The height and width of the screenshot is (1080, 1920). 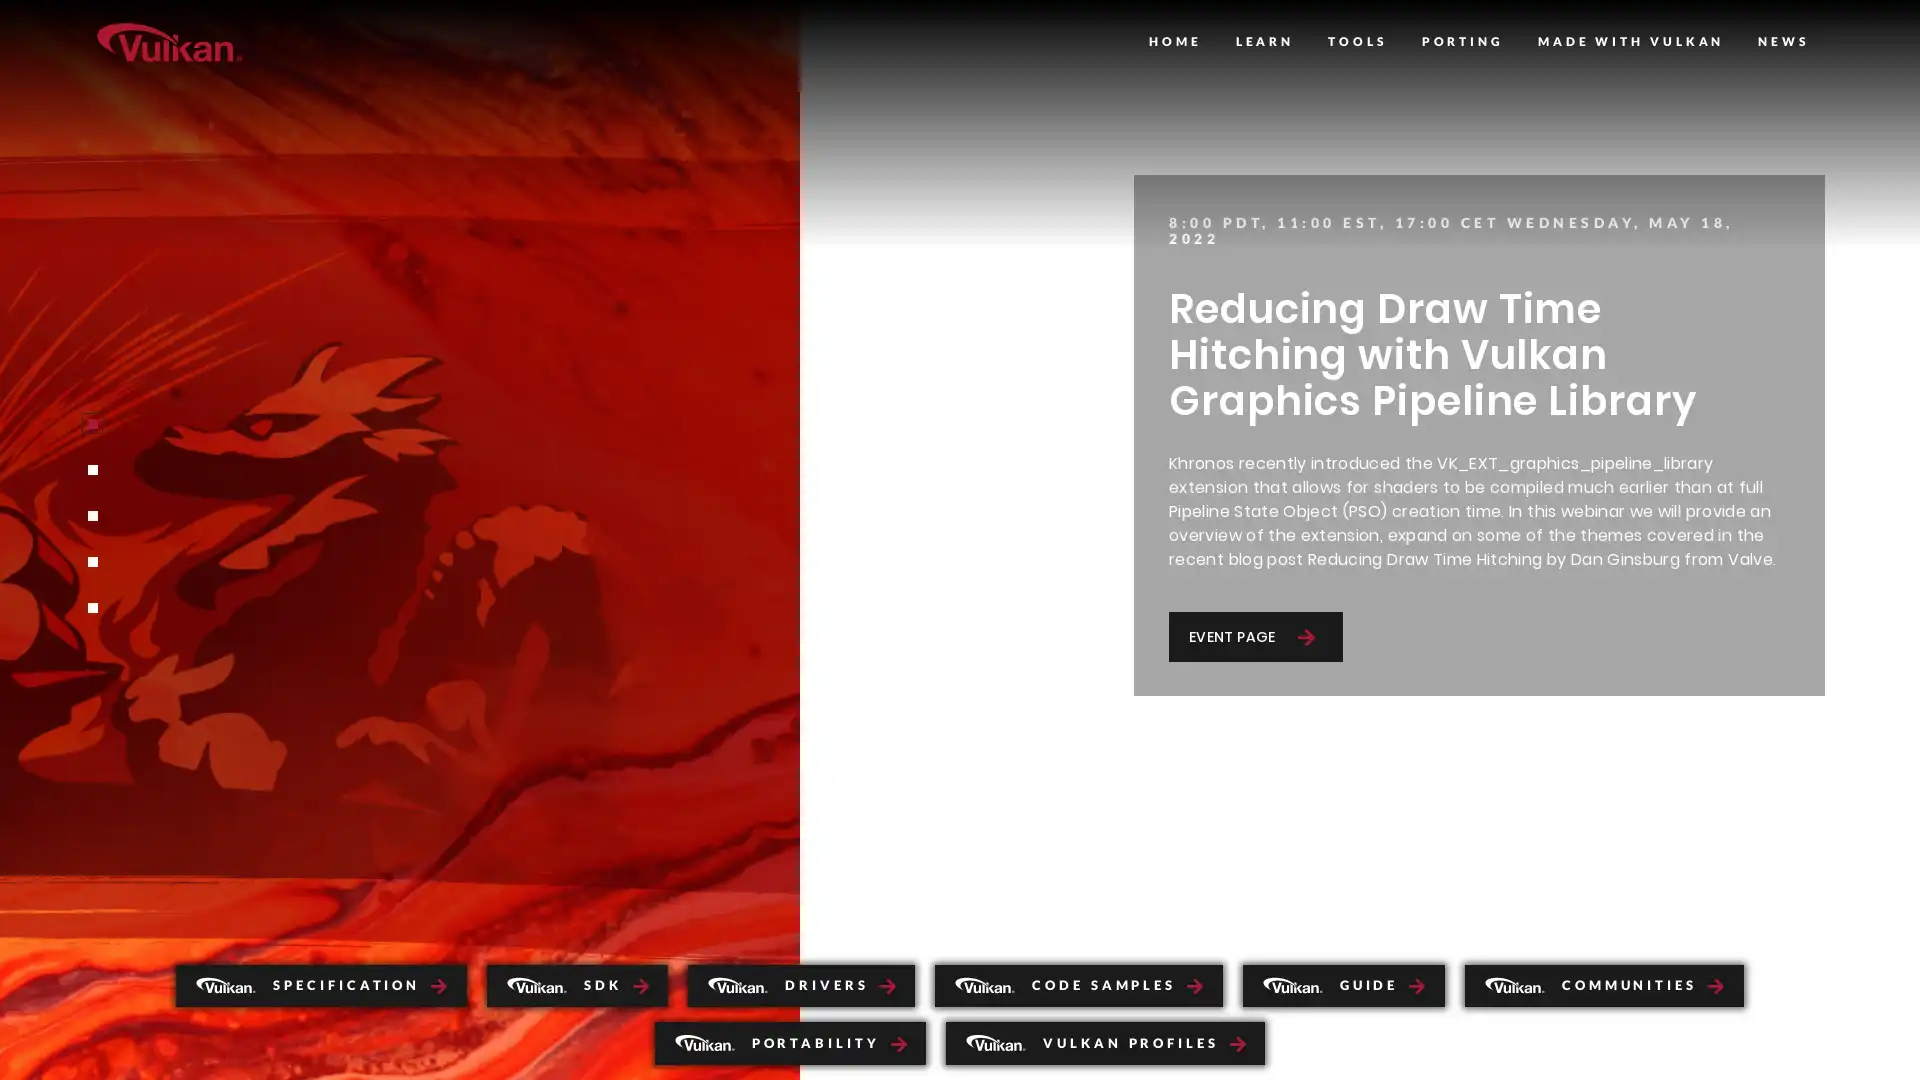 I want to click on 5, so click(x=90, y=607).